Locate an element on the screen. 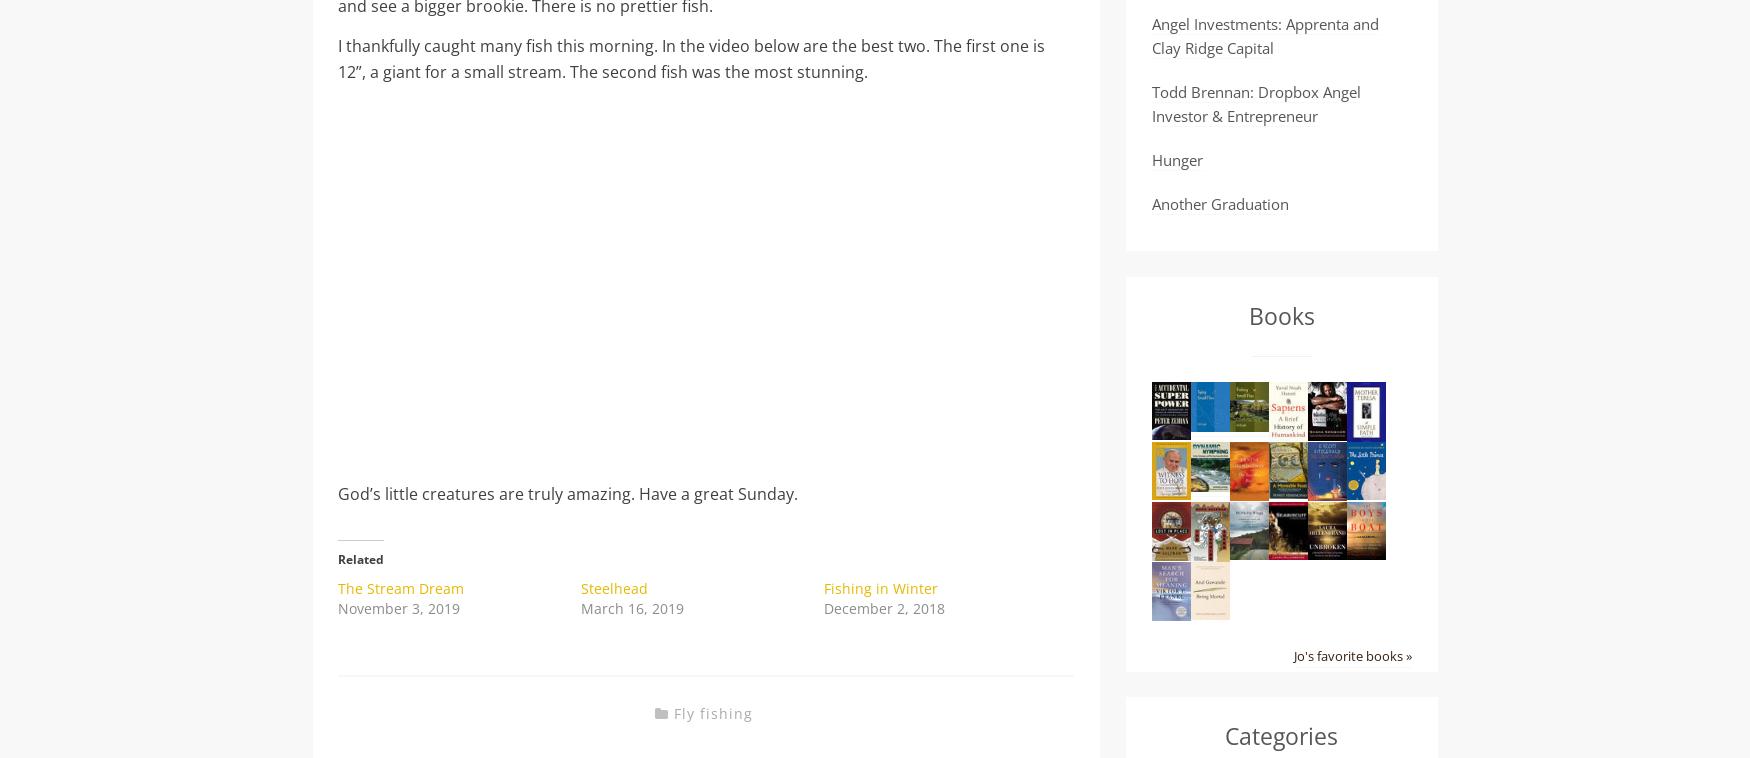 This screenshot has height=758, width=1750. 'Hunger' is located at coordinates (1175, 158).